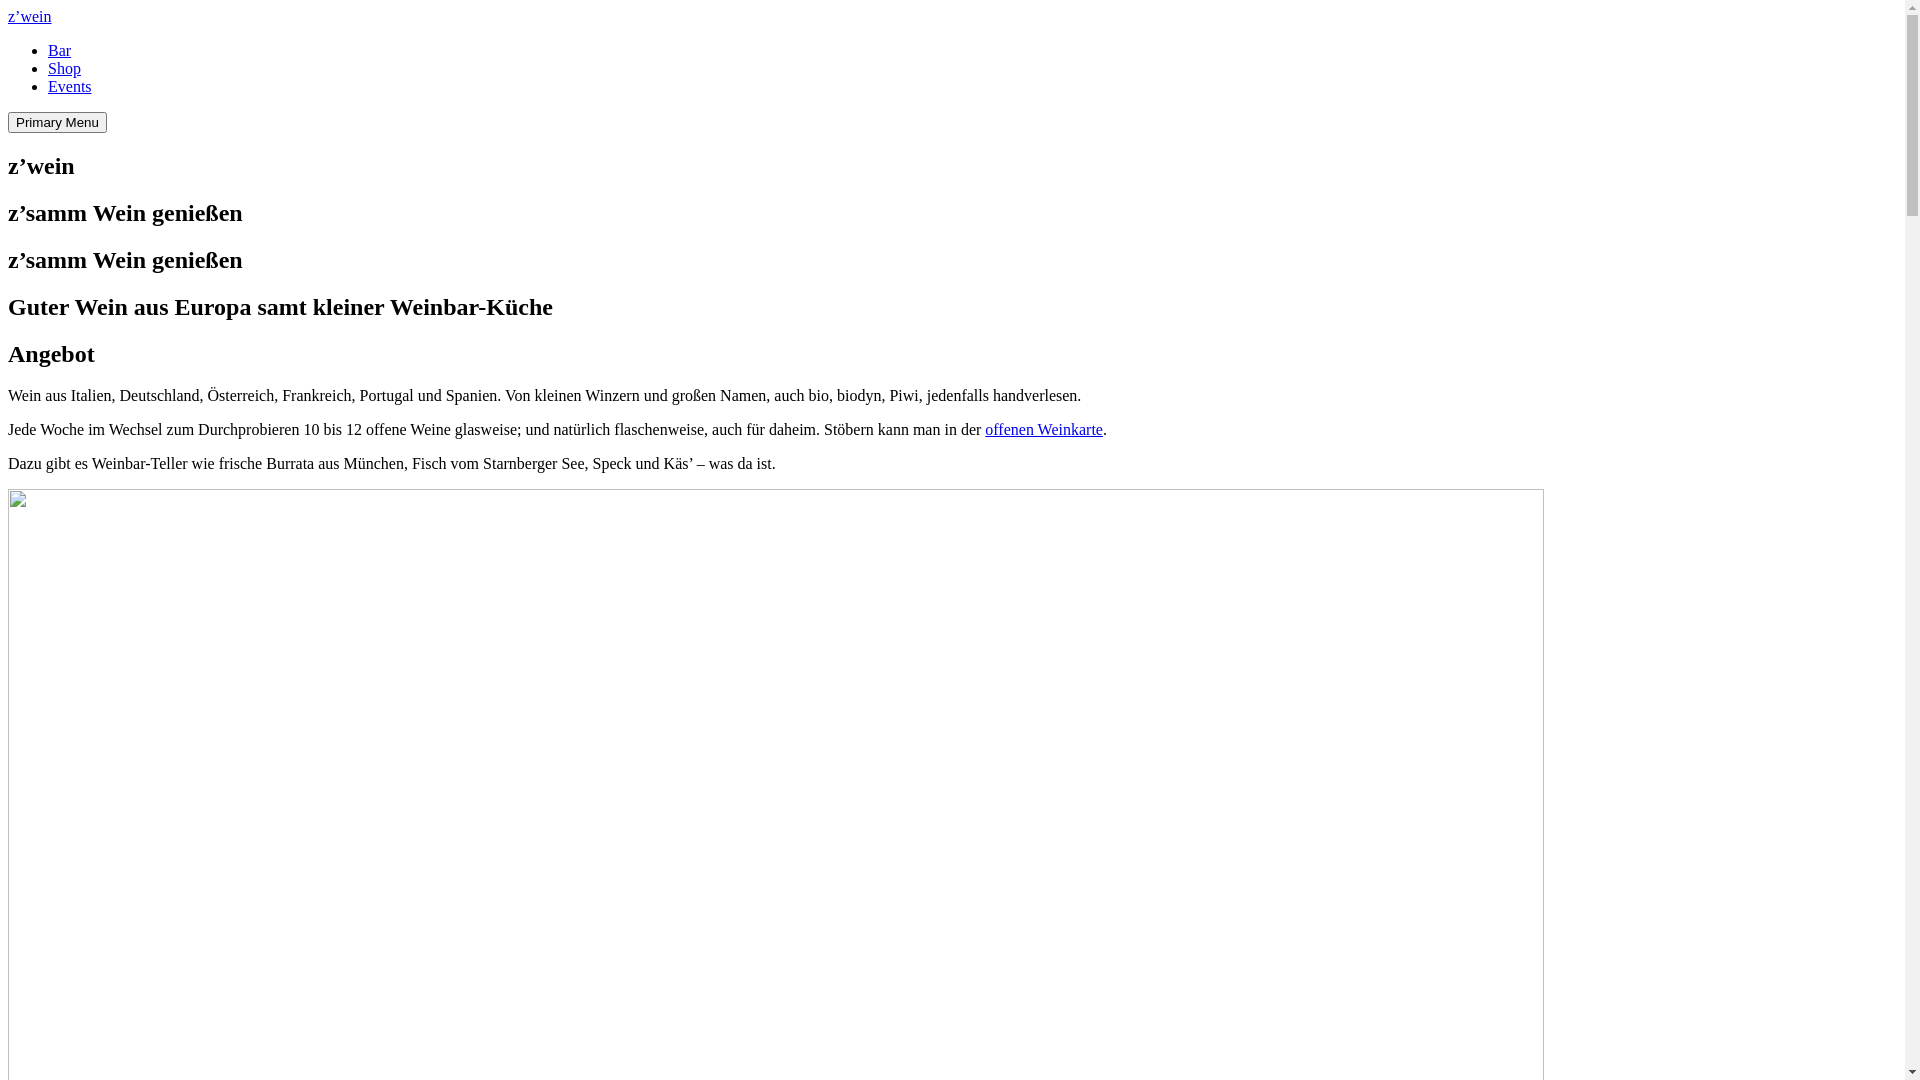 The width and height of the screenshot is (1920, 1080). What do you see at coordinates (57, 122) in the screenshot?
I see `'Primary Menu'` at bounding box center [57, 122].